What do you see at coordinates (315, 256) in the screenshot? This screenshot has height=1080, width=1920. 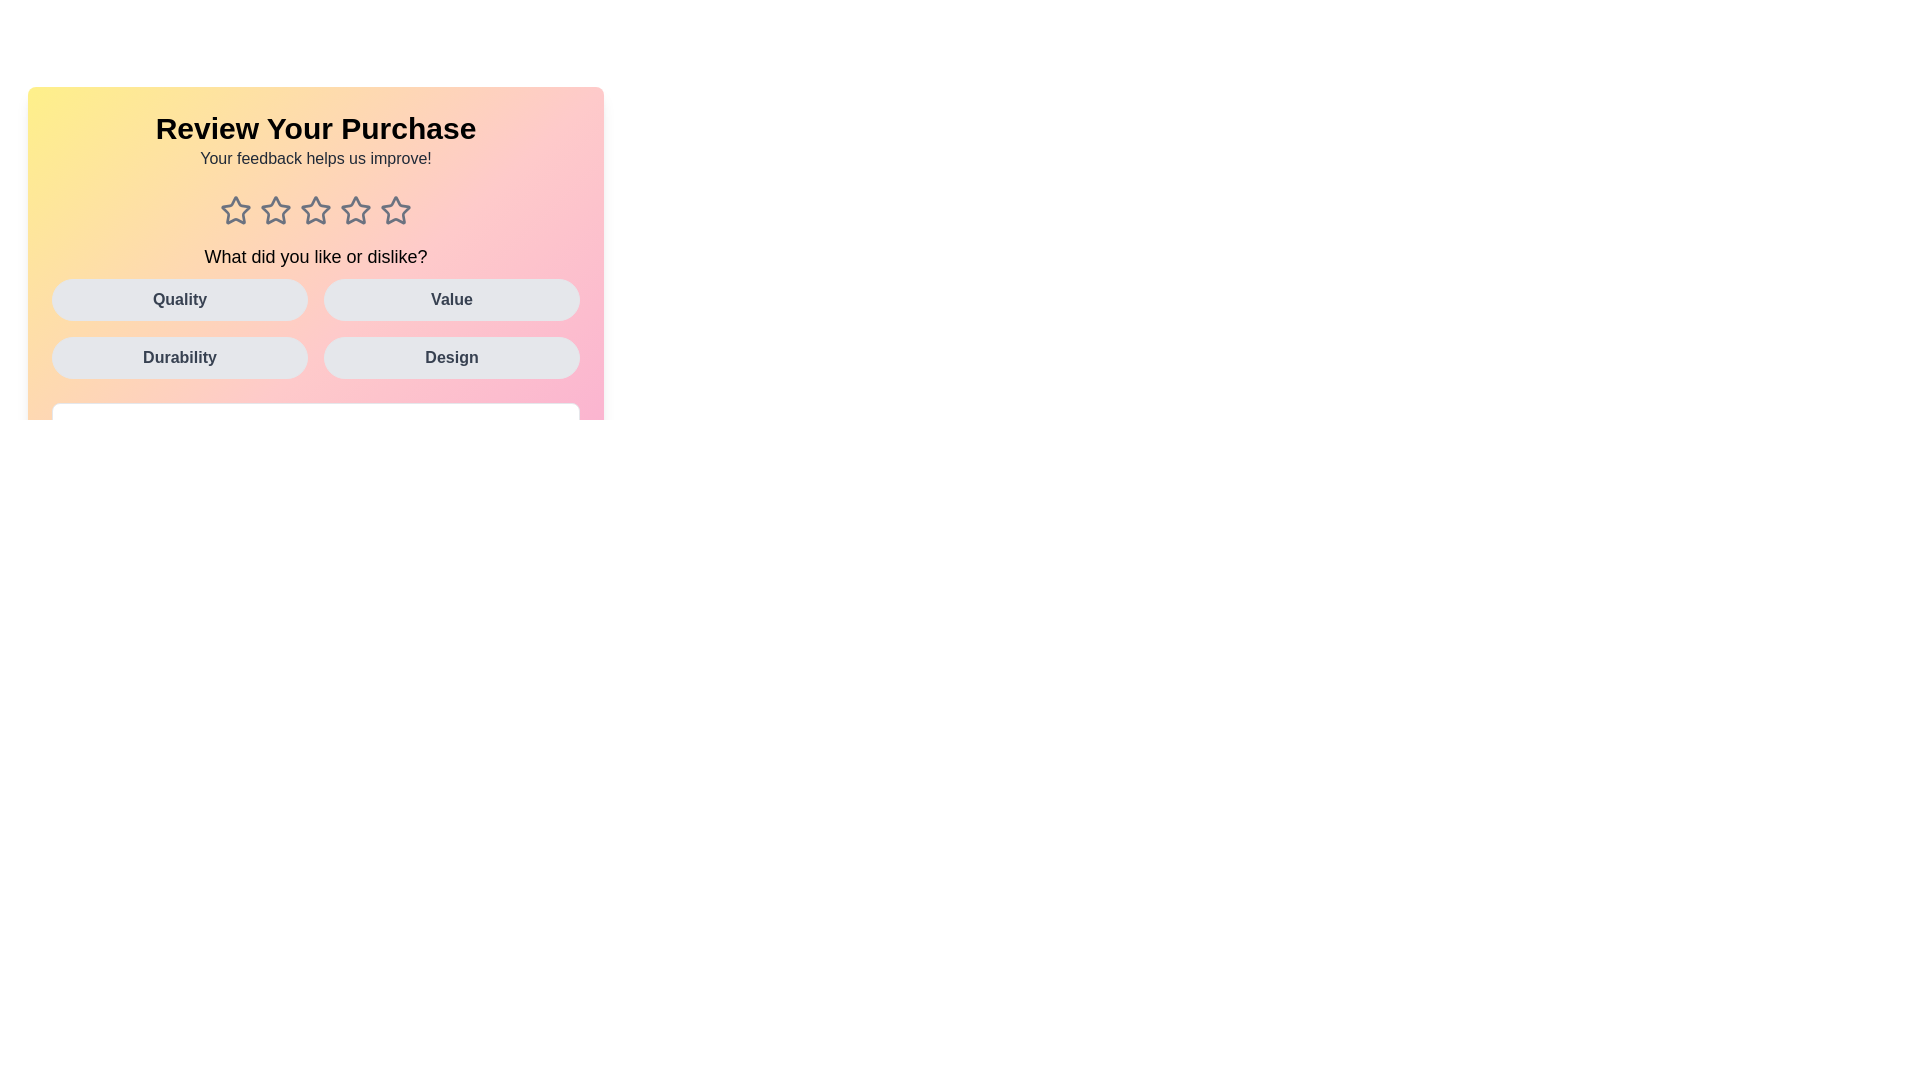 I see `the text label that reads 'What did you like or dislike?'` at bounding box center [315, 256].